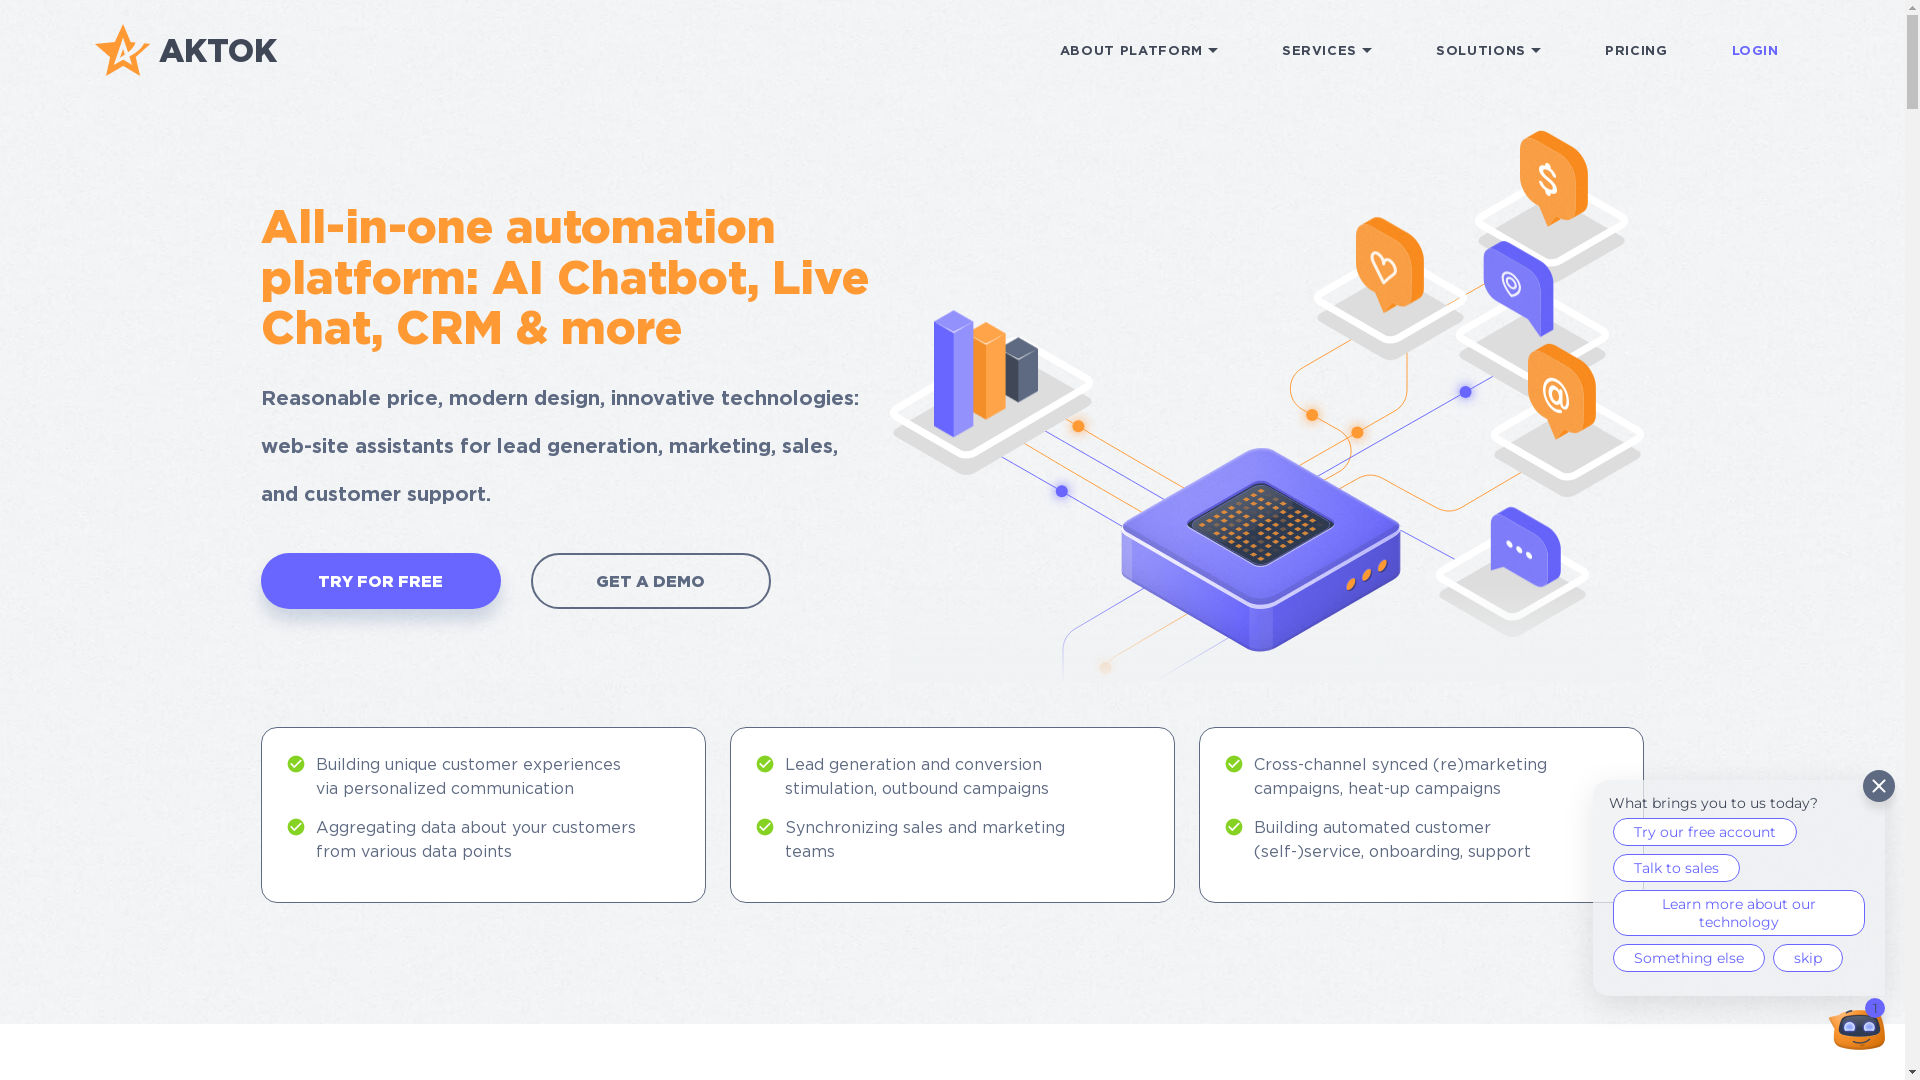  I want to click on 'LOGIN', so click(1753, 49).